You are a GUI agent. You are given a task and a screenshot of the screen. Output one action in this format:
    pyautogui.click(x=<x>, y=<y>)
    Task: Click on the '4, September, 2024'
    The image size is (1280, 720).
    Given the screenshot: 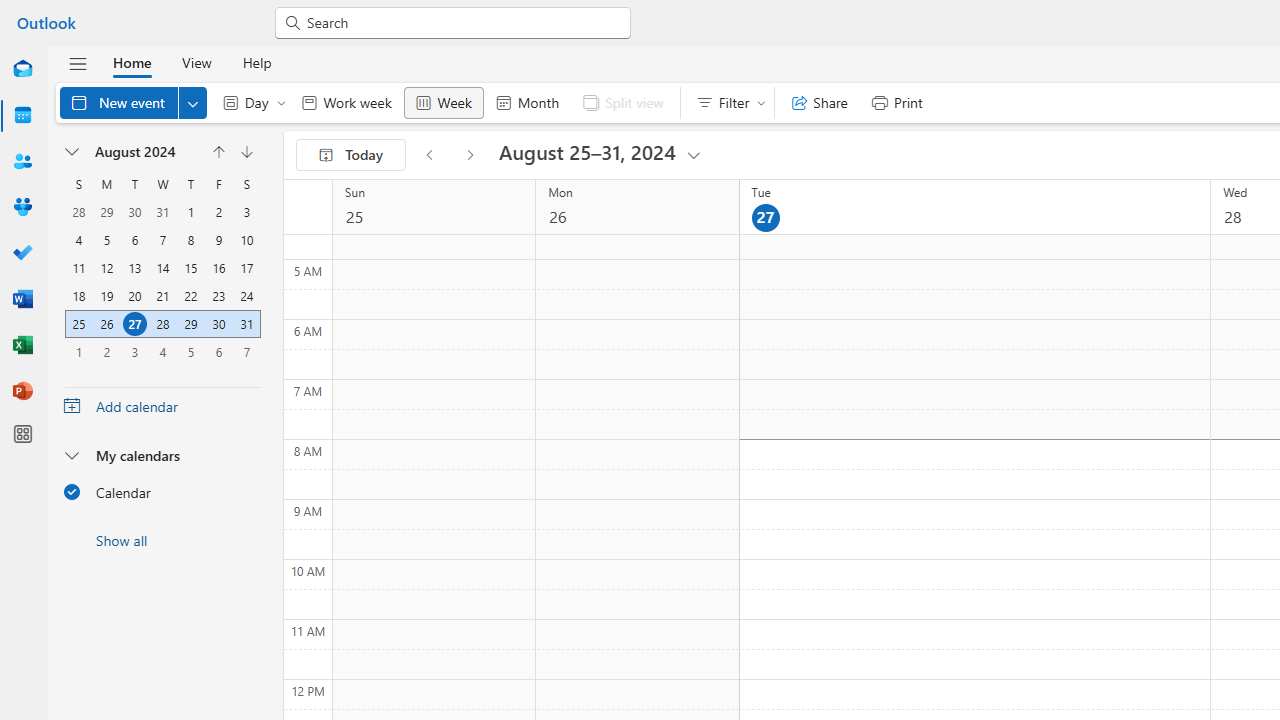 What is the action you would take?
    pyautogui.click(x=163, y=351)
    